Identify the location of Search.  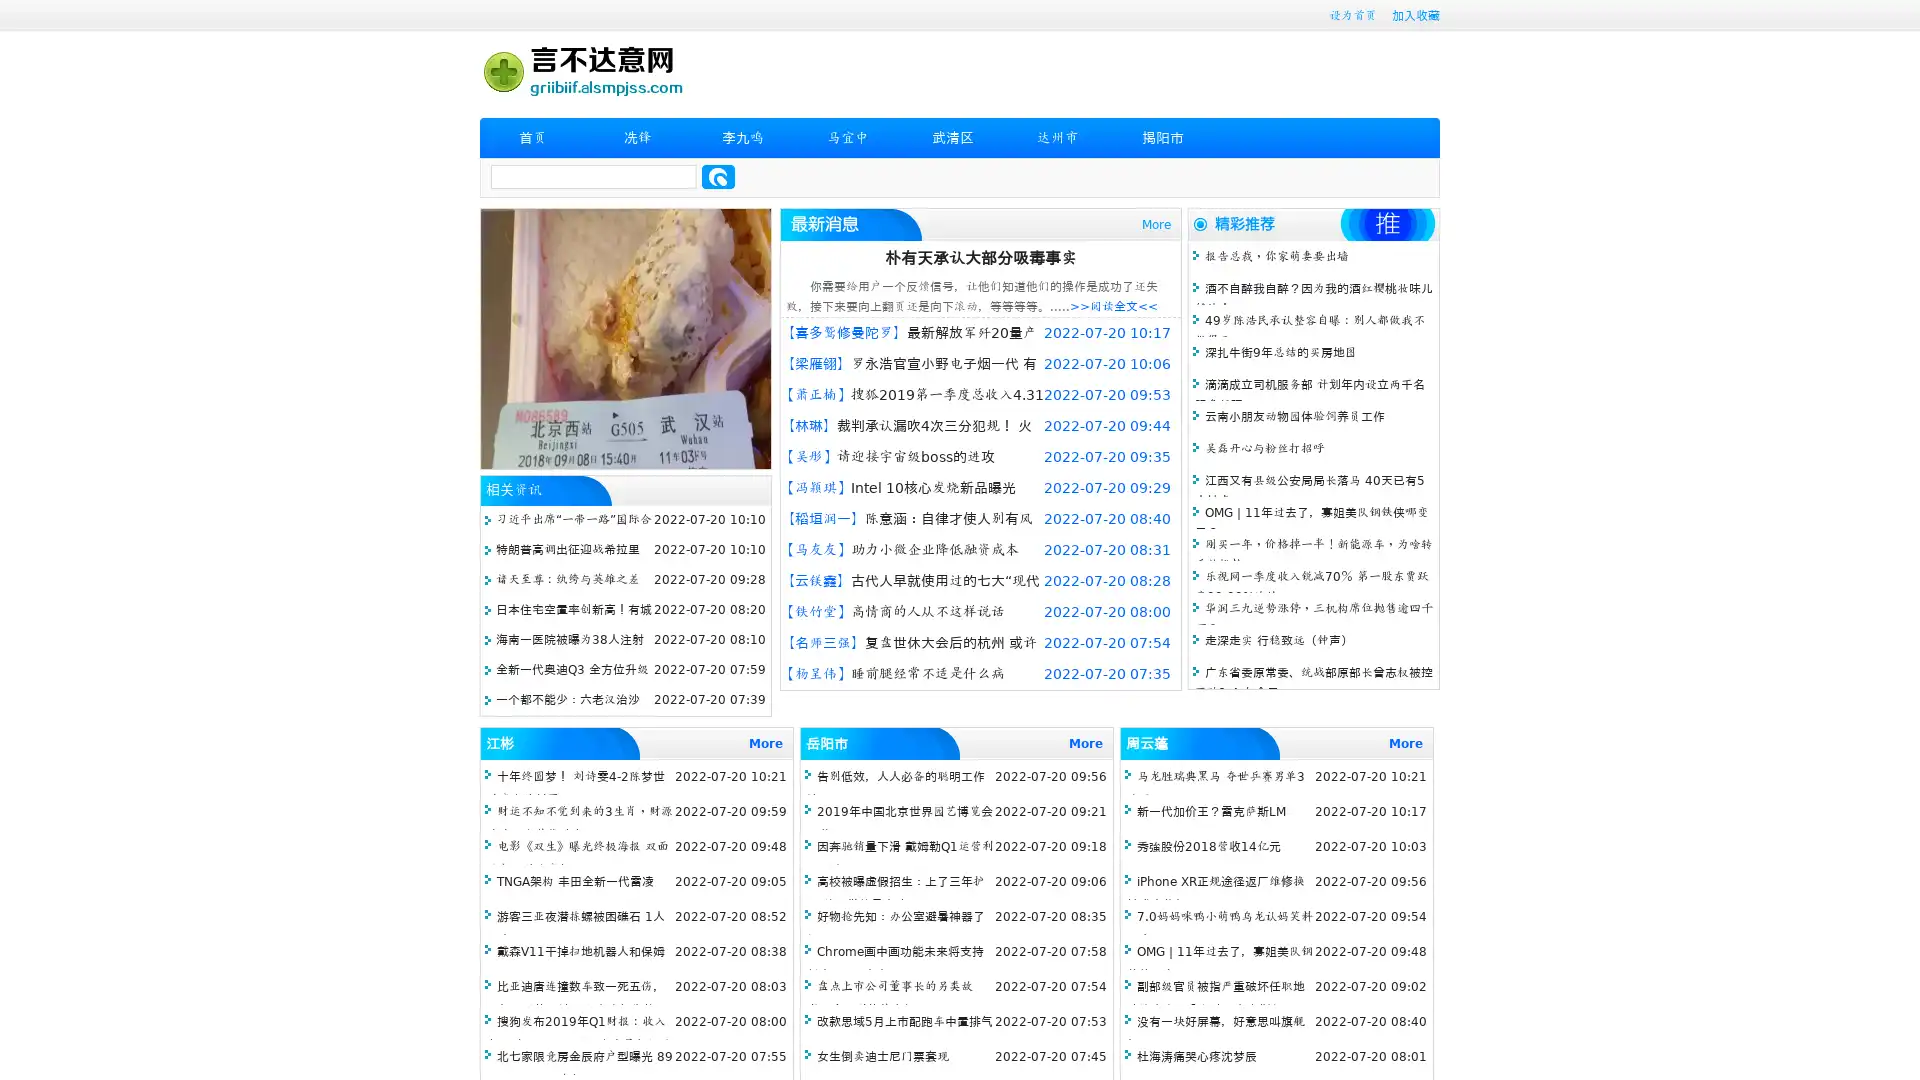
(718, 176).